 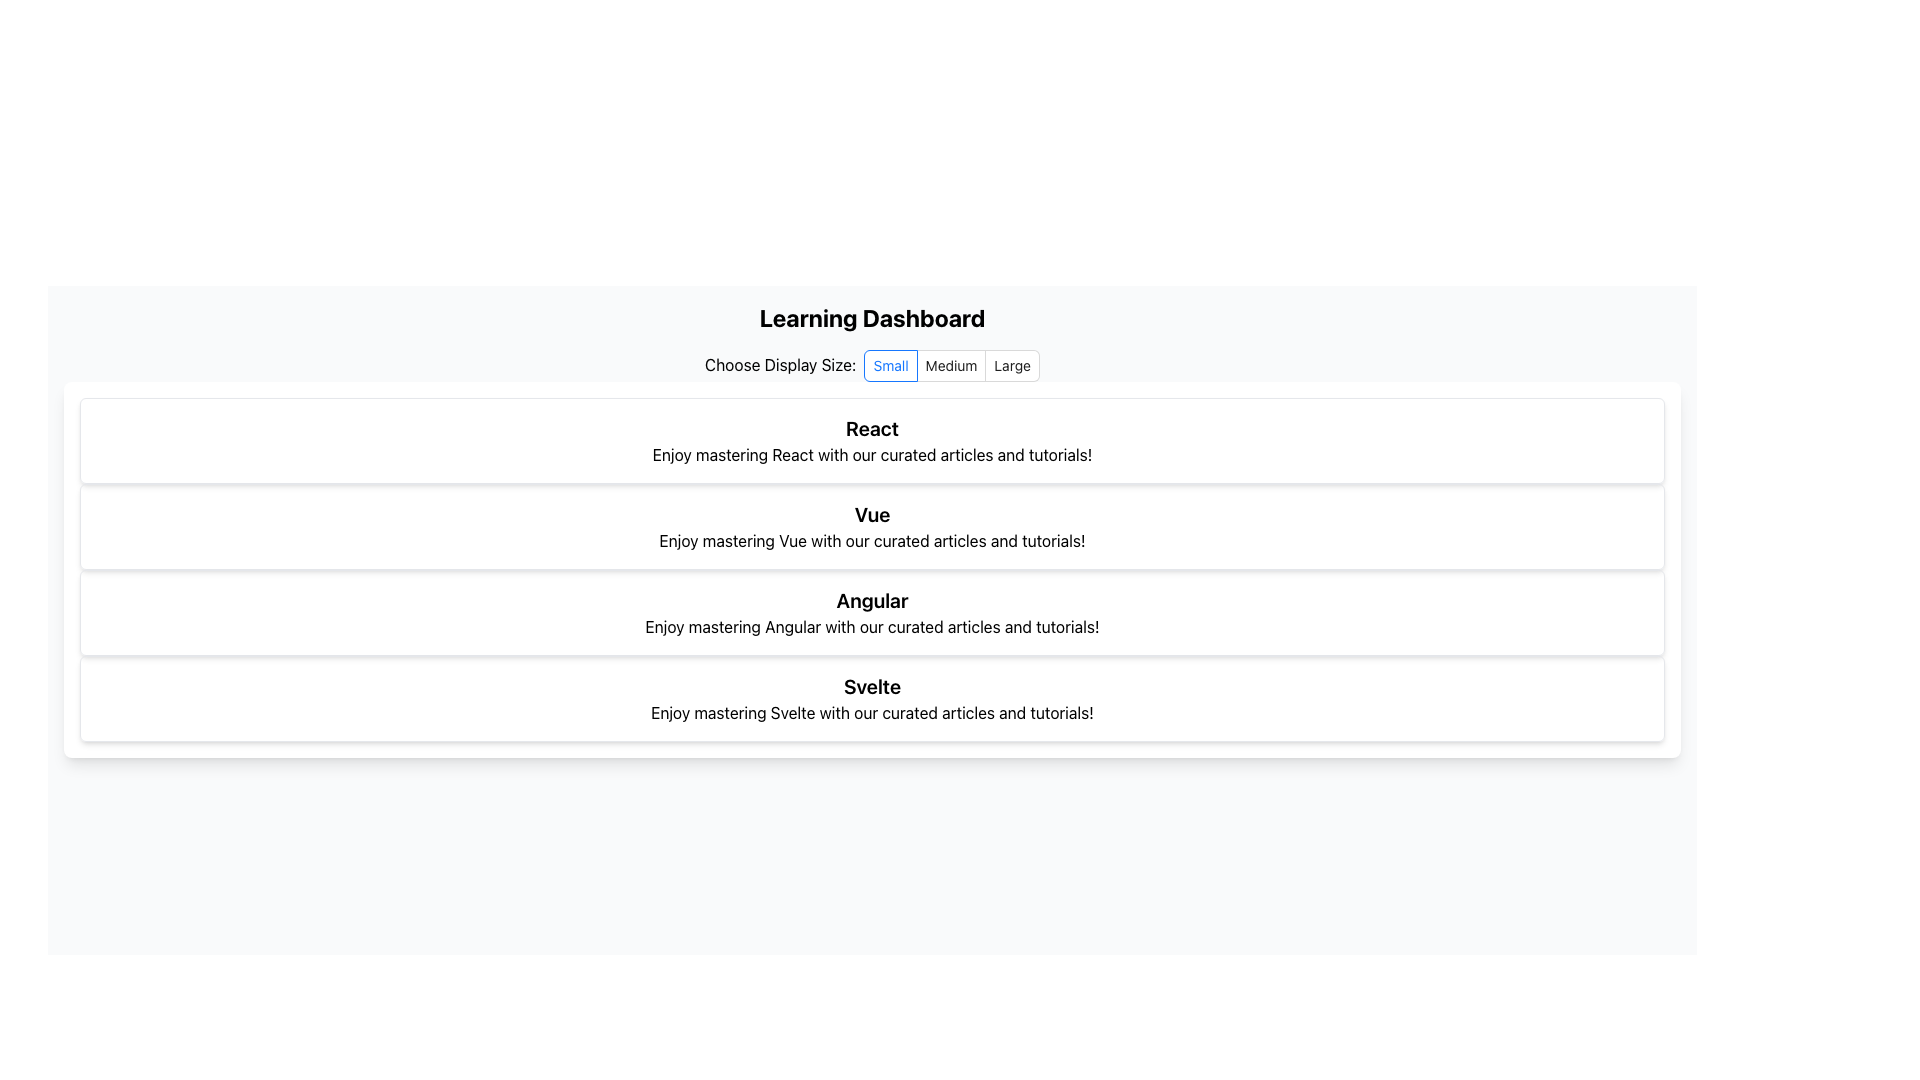 I want to click on the static text header displaying the word 'Angular', which is bold and large-sized, positioned at the center above the descriptive paragraph, so click(x=872, y=600).